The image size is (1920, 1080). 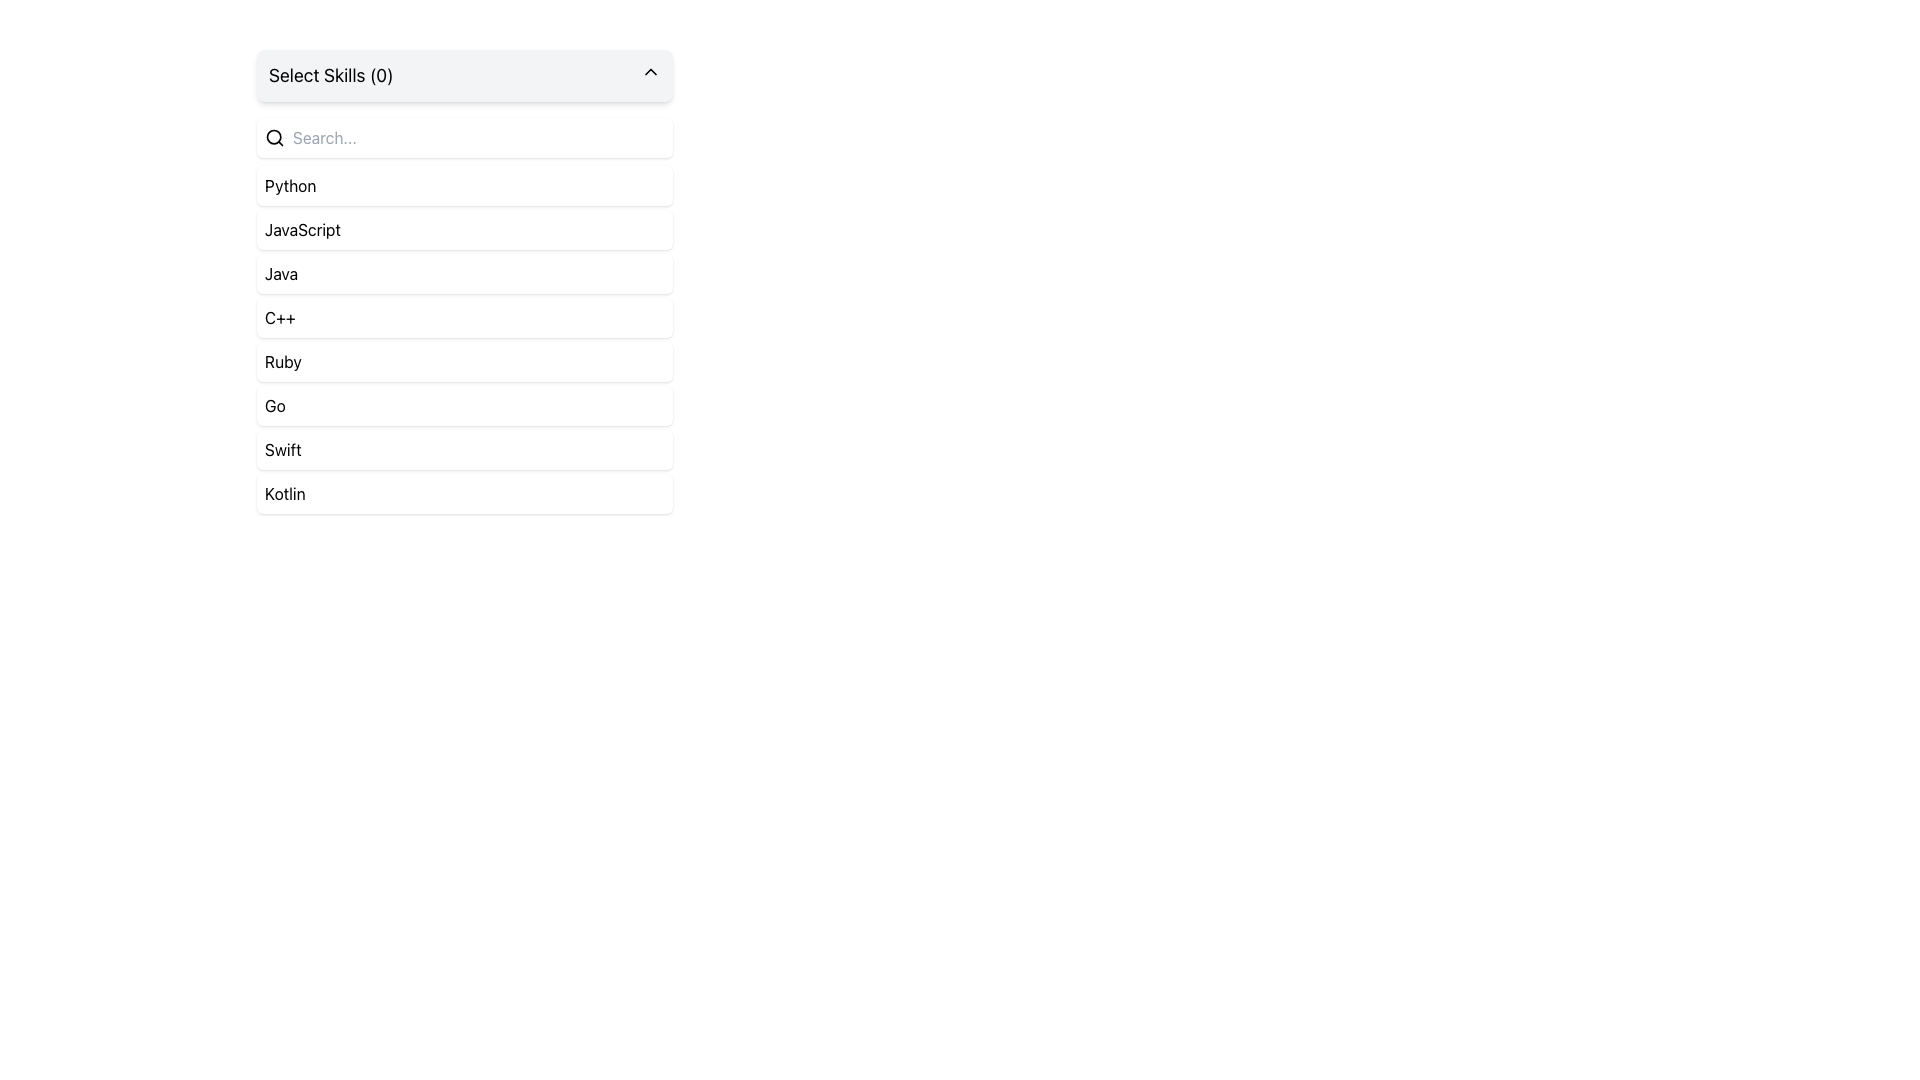 What do you see at coordinates (464, 362) in the screenshot?
I see `the fifth item in the programming languages list` at bounding box center [464, 362].